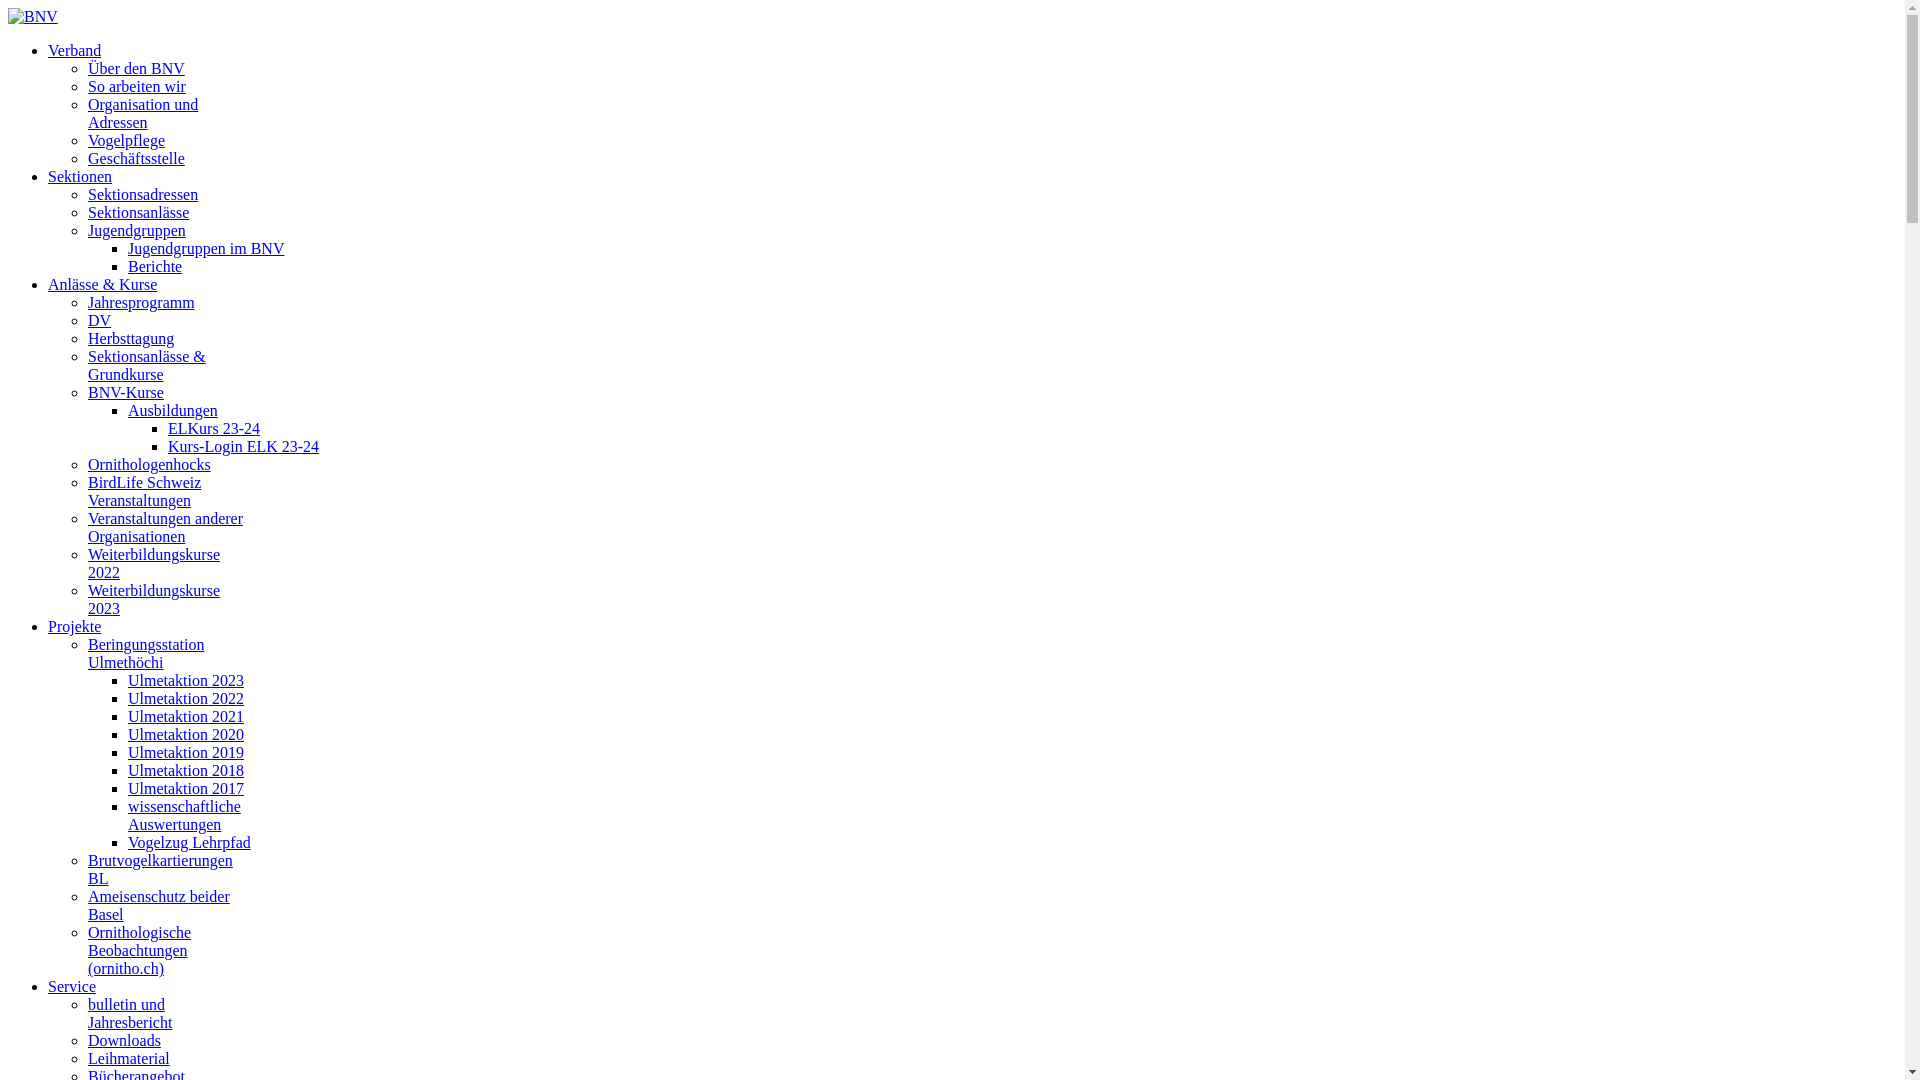 The height and width of the screenshot is (1080, 1920). Describe the element at coordinates (206, 247) in the screenshot. I see `'Jugendgruppen im BNV'` at that location.